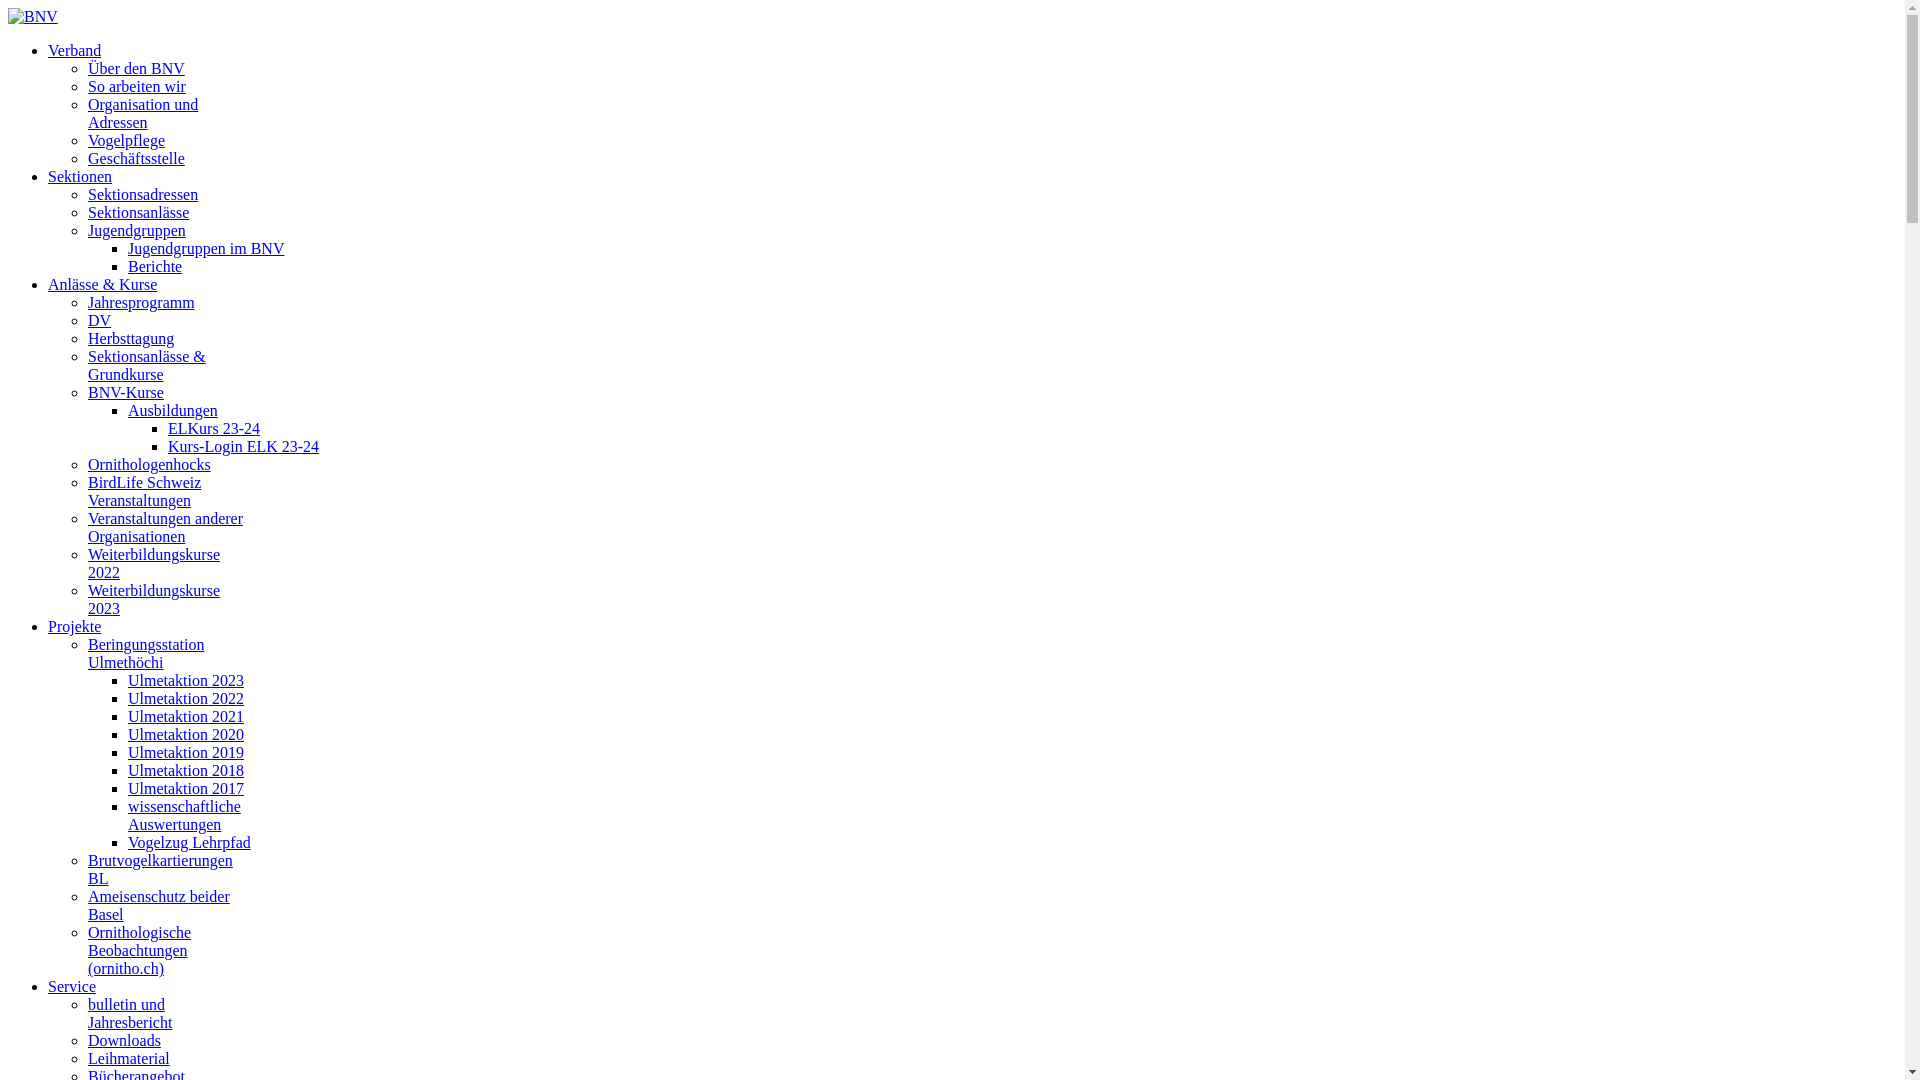 The height and width of the screenshot is (1080, 1920). Describe the element at coordinates (206, 247) in the screenshot. I see `'Jugendgruppen im BNV'` at that location.